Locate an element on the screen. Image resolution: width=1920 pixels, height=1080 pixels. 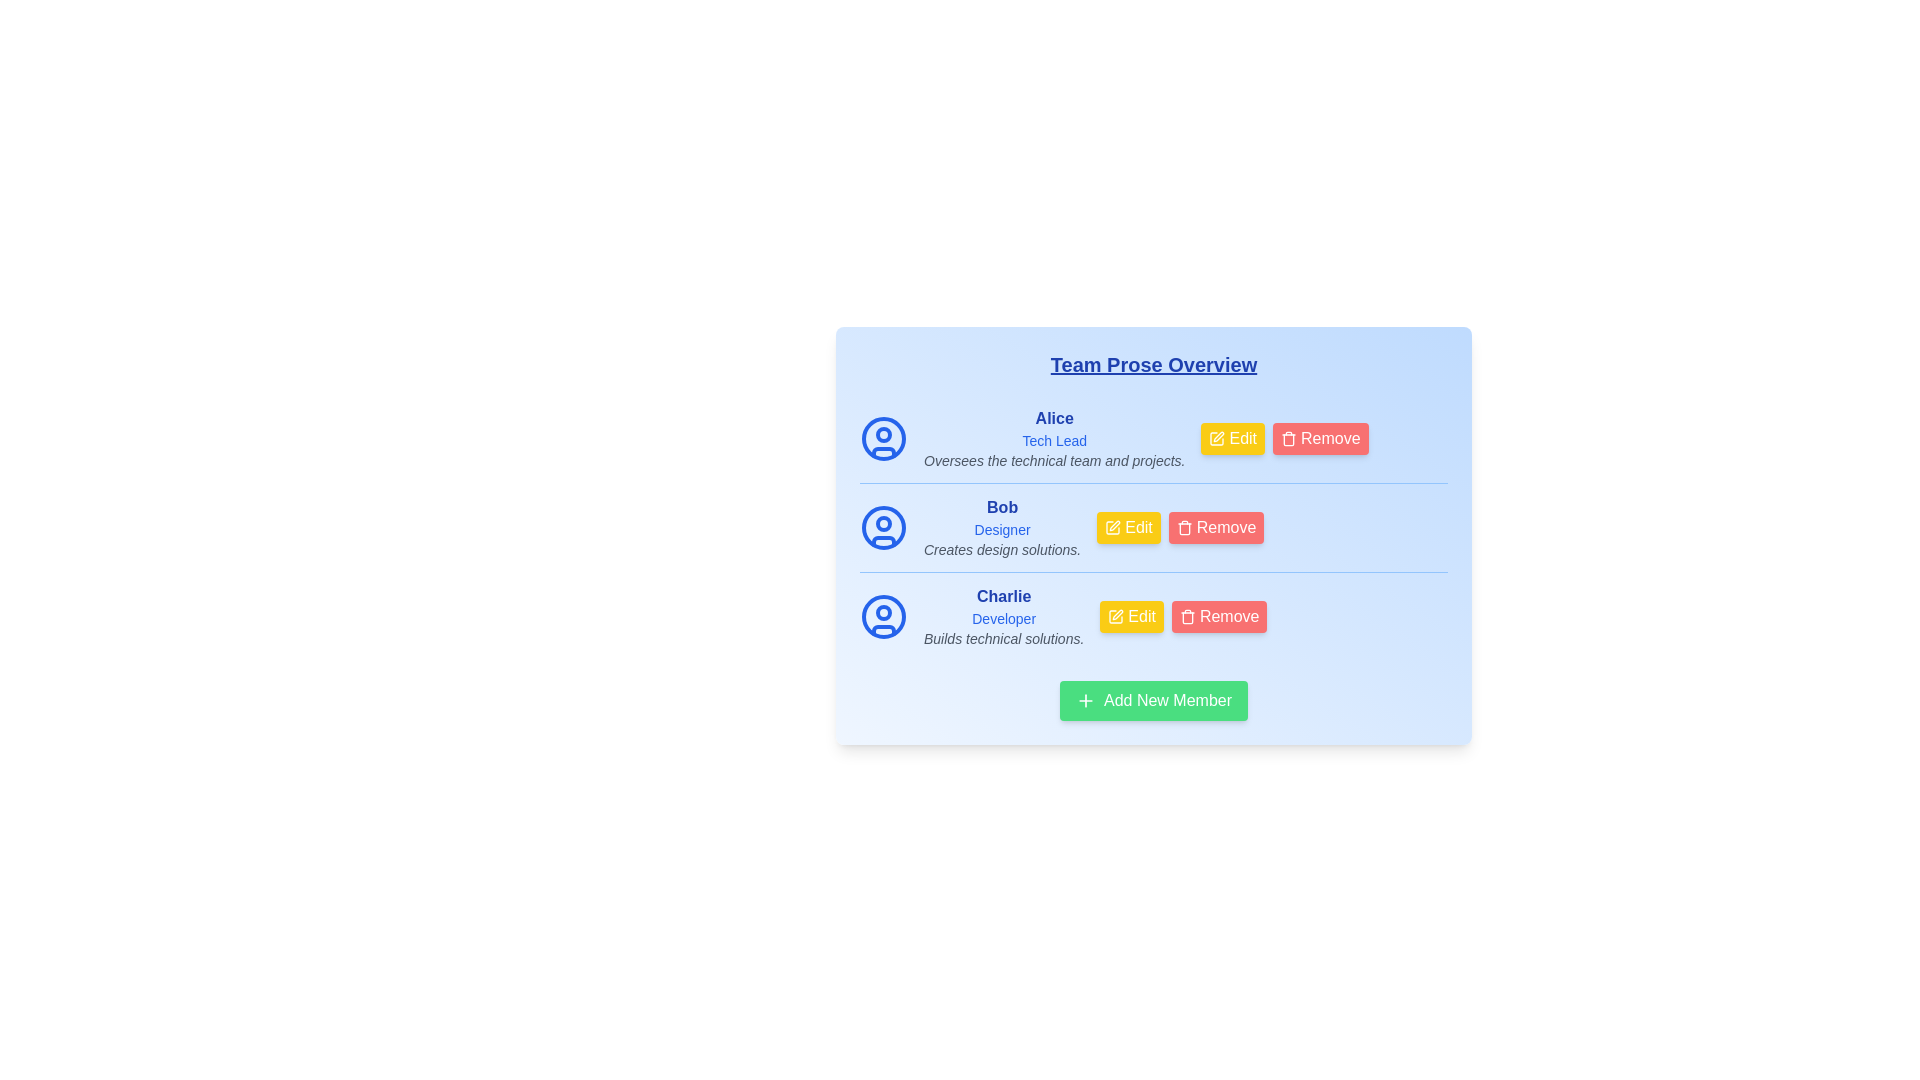
the Text label group containing 'Bob', 'Designer', and 'Creates design solutions', which is center-aligned against a light blue background and positioned between 'Alice' and 'Charlie' is located at coordinates (1002, 527).